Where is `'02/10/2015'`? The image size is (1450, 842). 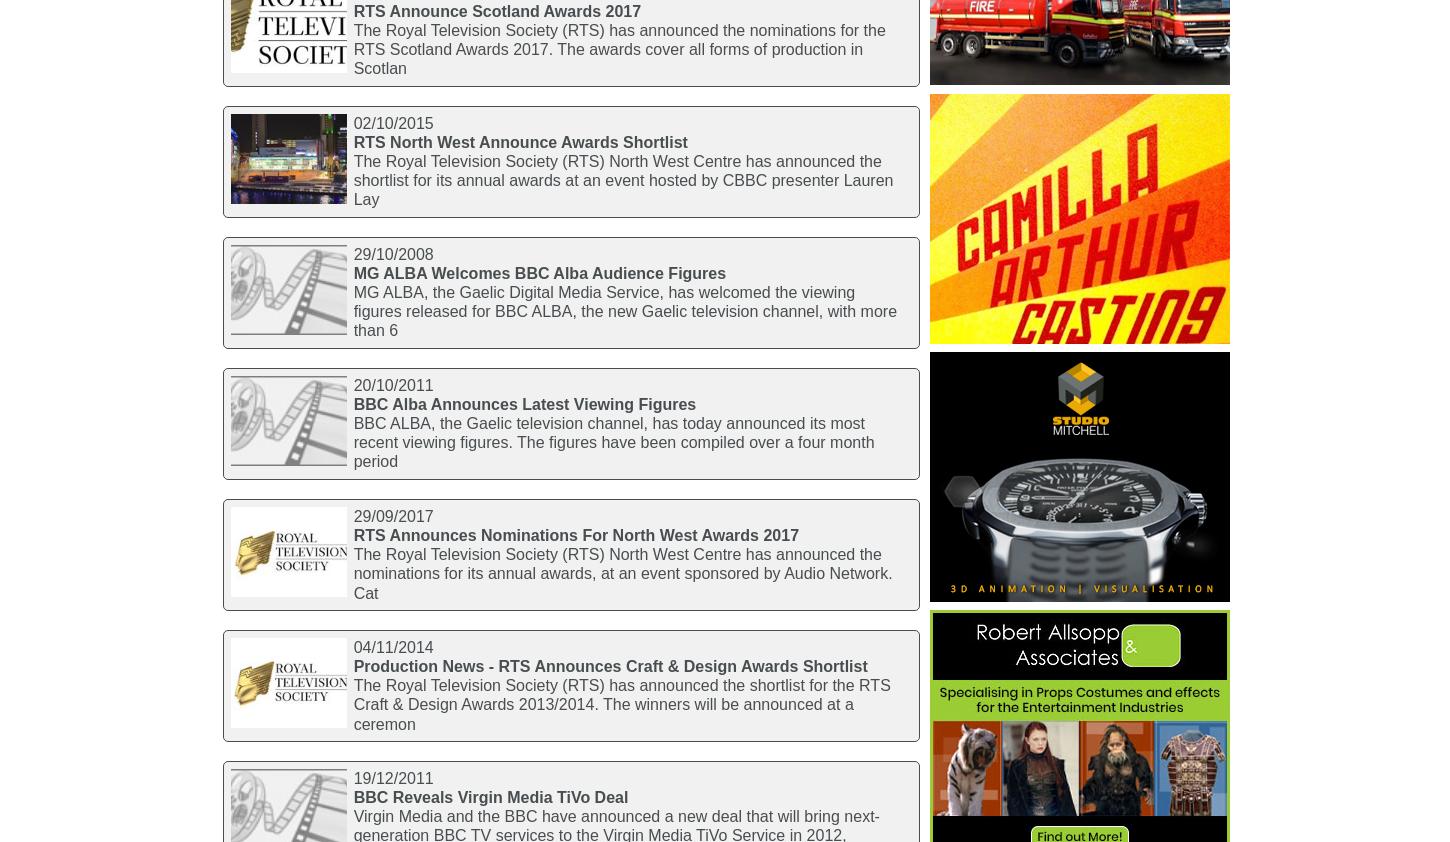
'02/10/2015' is located at coordinates (391, 121).